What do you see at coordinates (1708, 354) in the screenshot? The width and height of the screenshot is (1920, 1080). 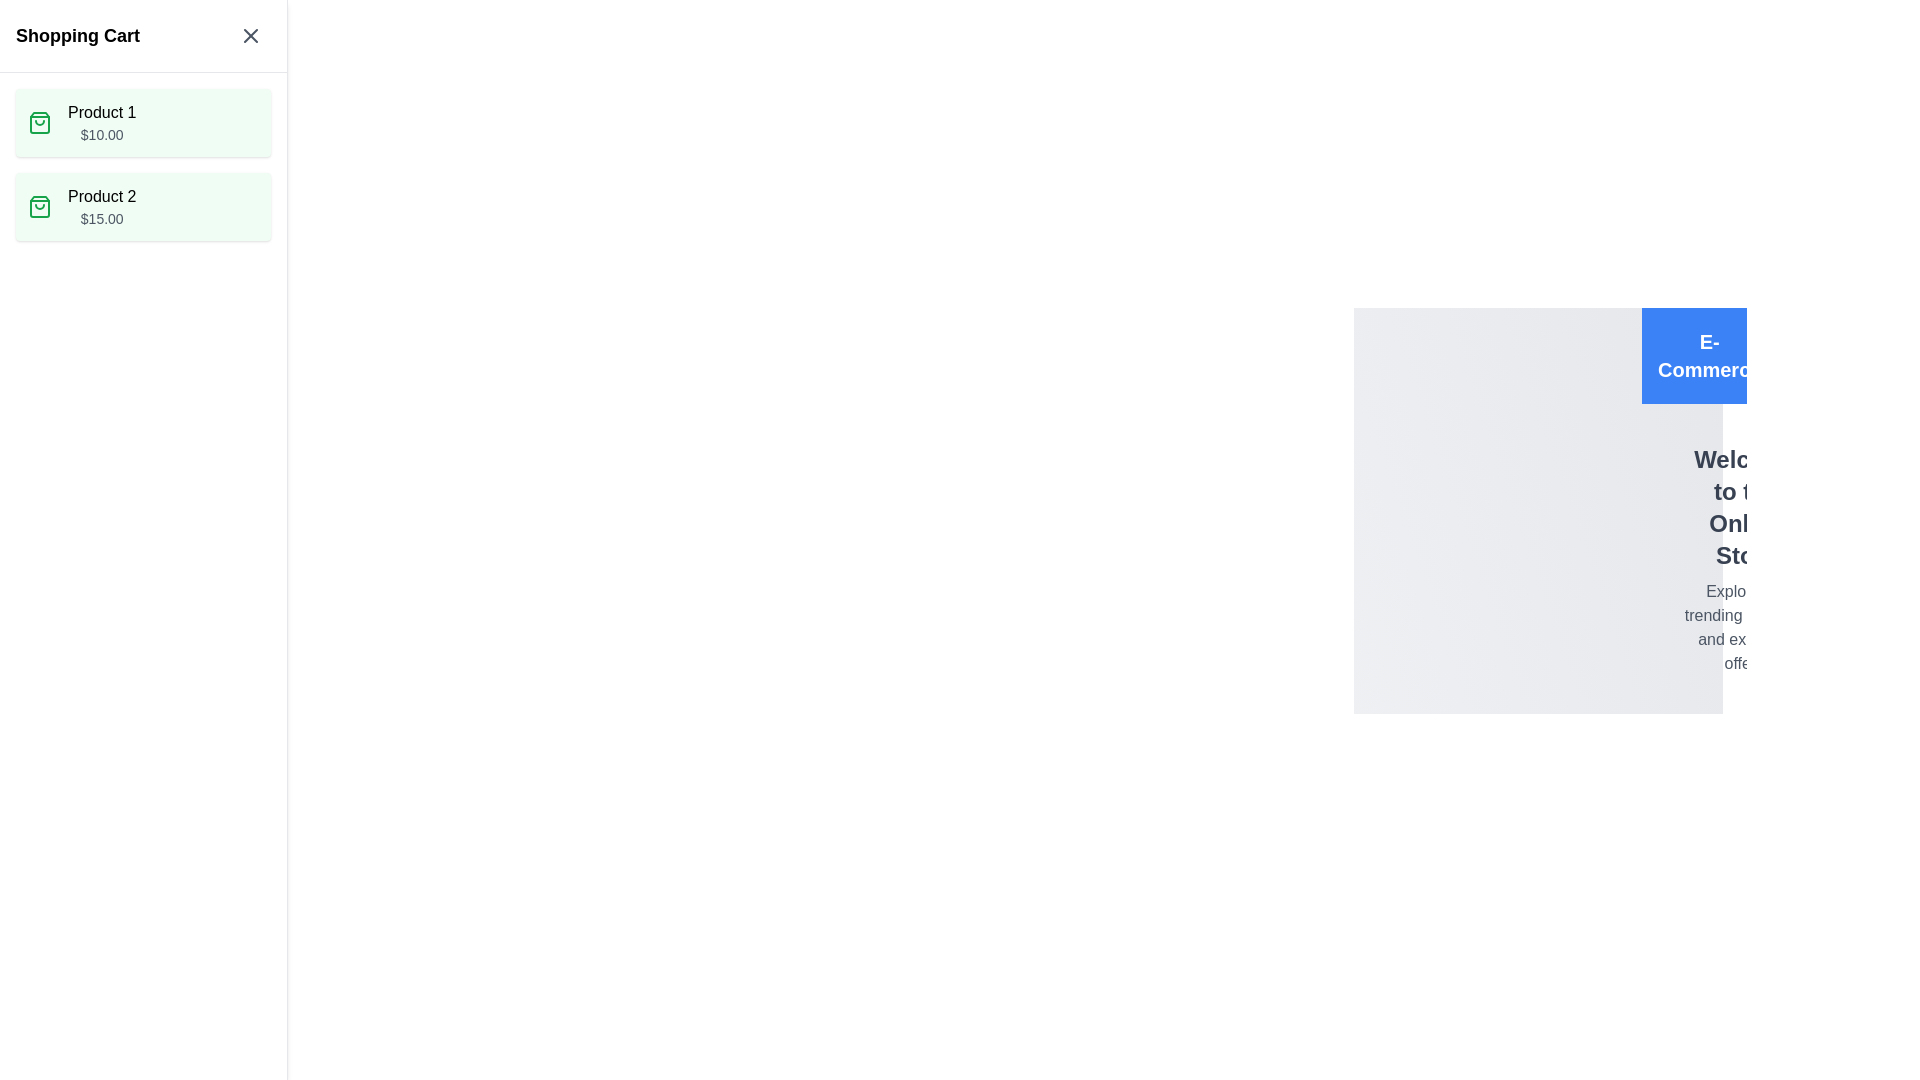 I see `the static text label displaying 'E-Commerce' in bold white on a blue background, located in the upper-right portion of the interface, adjacent to 'Manage Cart'` at bounding box center [1708, 354].